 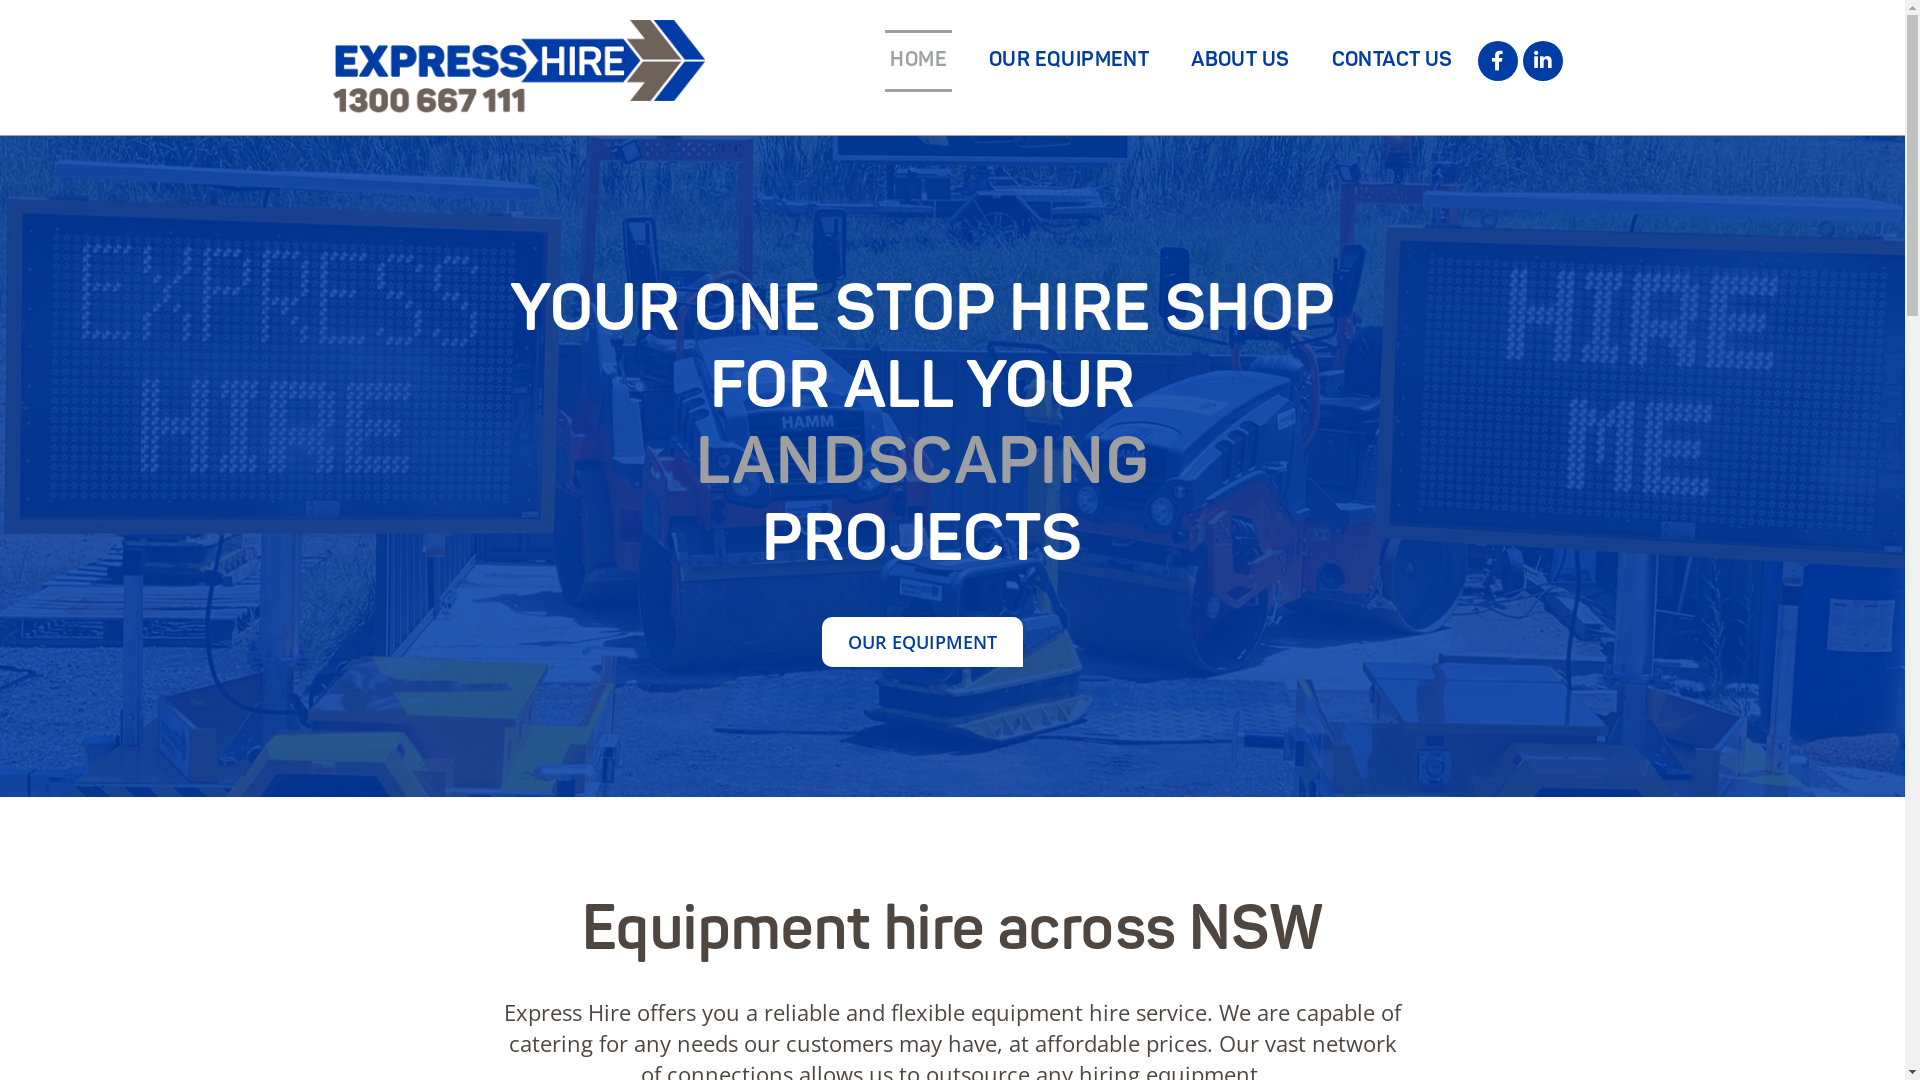 What do you see at coordinates (921, 641) in the screenshot?
I see `'OUR EQUIPMENT'` at bounding box center [921, 641].